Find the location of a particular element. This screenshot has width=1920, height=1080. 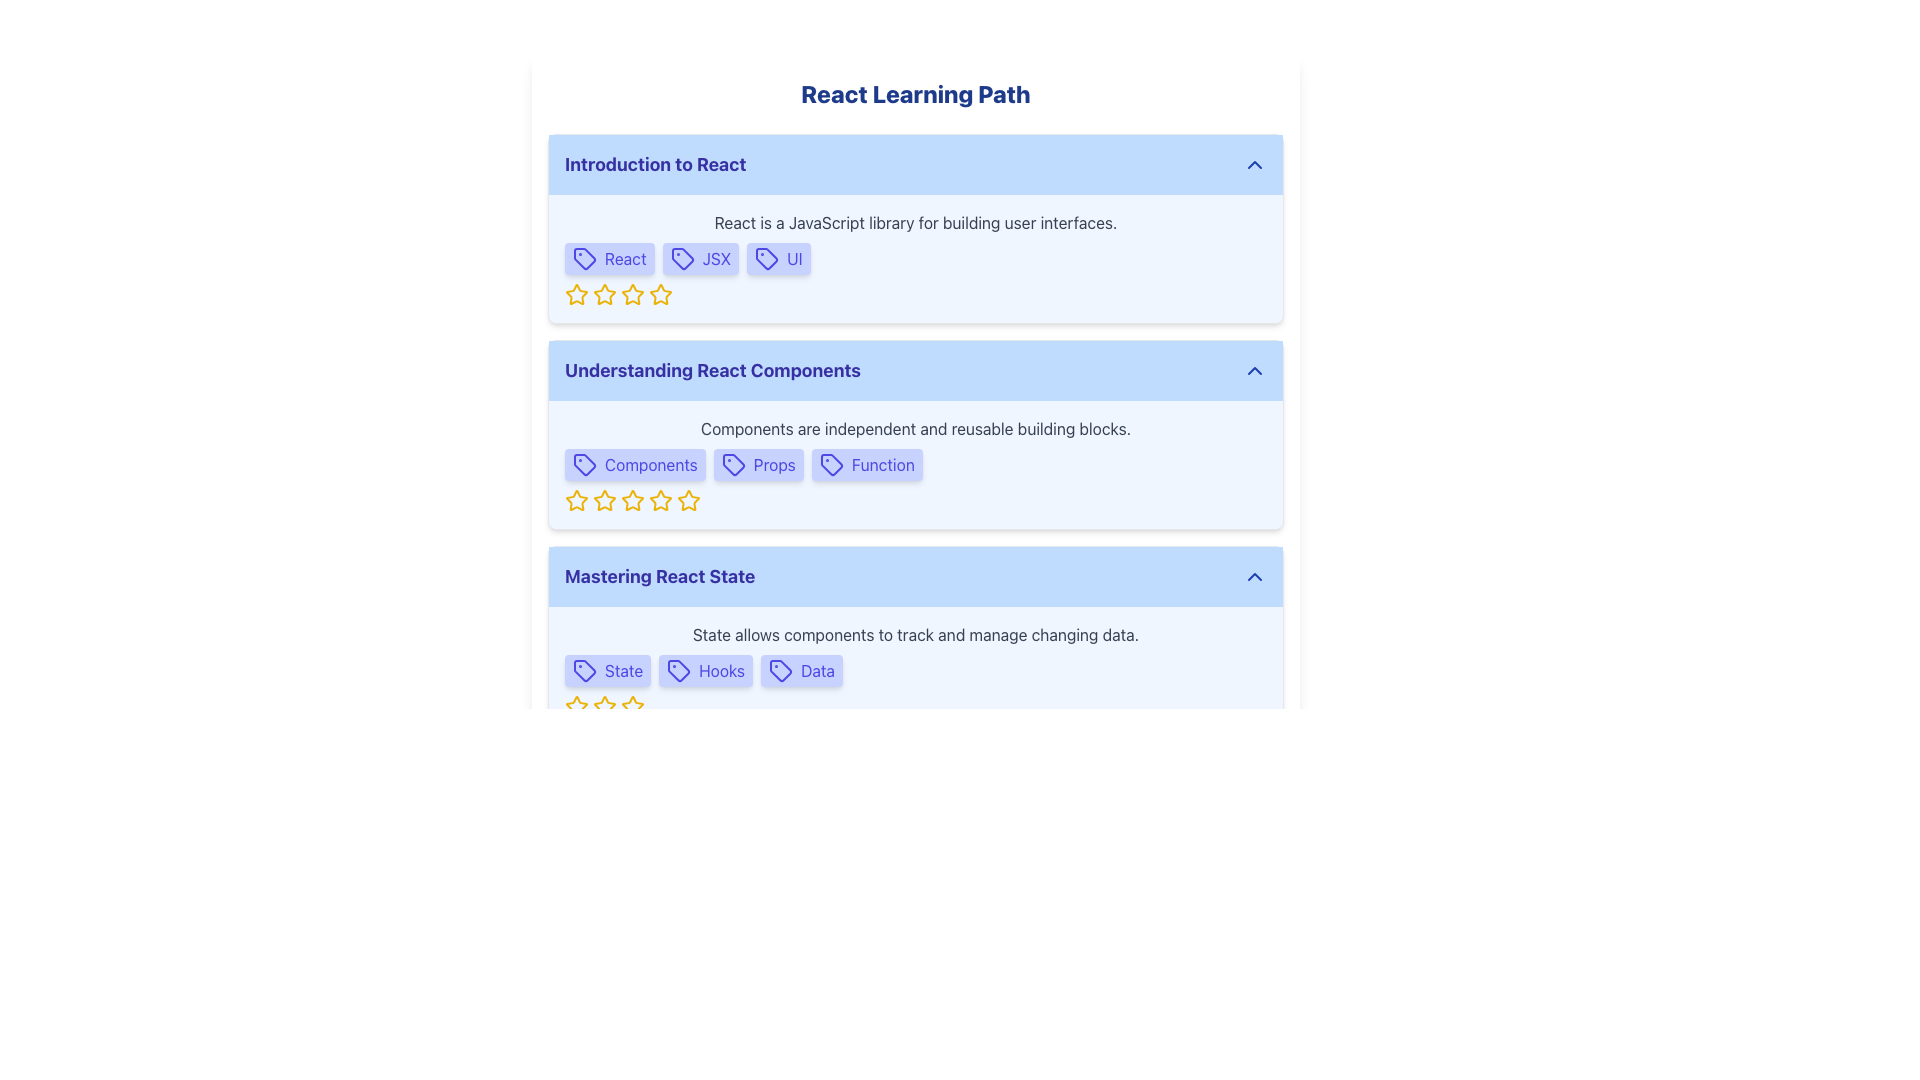

the tag icon, which is hexagonal in shape with a blue color and a circular dot near its center, located in the 'Understanding React Components' section next to the 'Components' label is located at coordinates (584, 465).